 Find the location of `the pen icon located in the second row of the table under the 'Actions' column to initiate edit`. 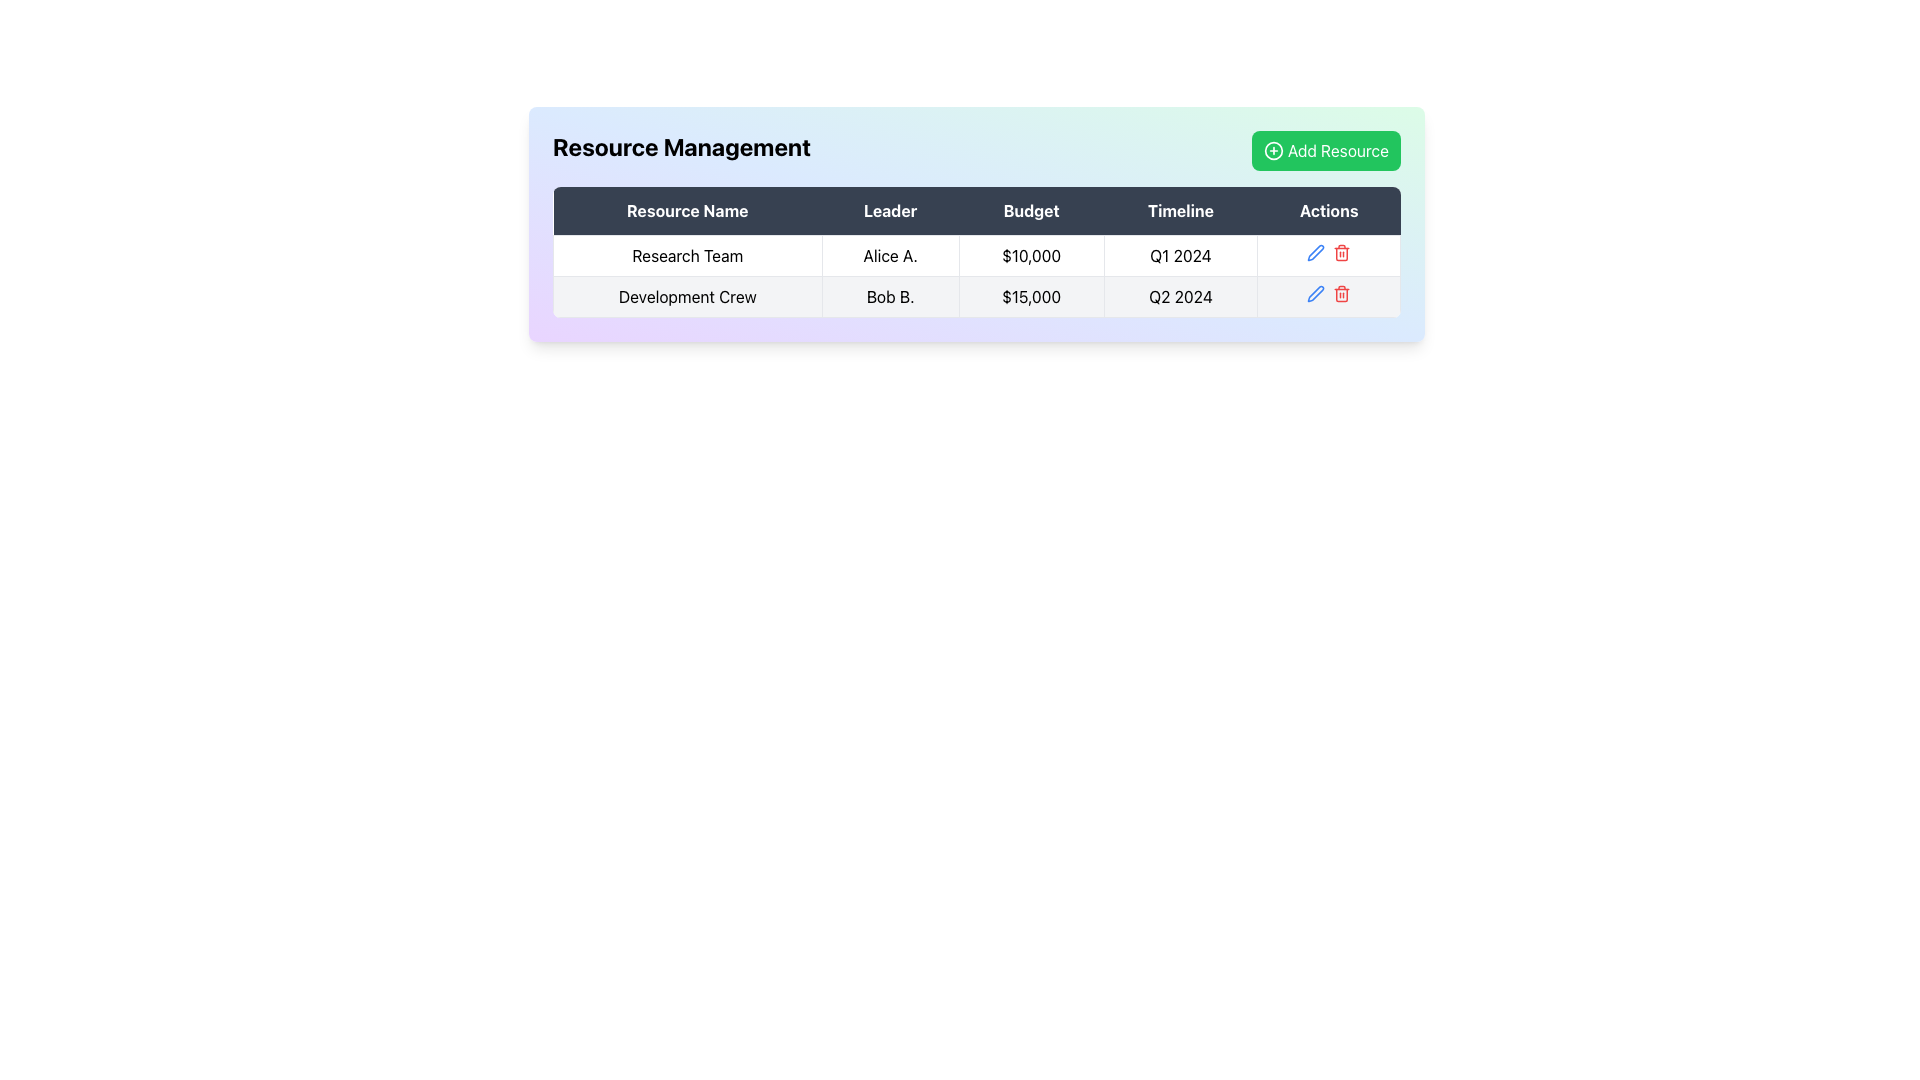

the pen icon located in the second row of the table under the 'Actions' column to initiate edit is located at coordinates (1315, 293).